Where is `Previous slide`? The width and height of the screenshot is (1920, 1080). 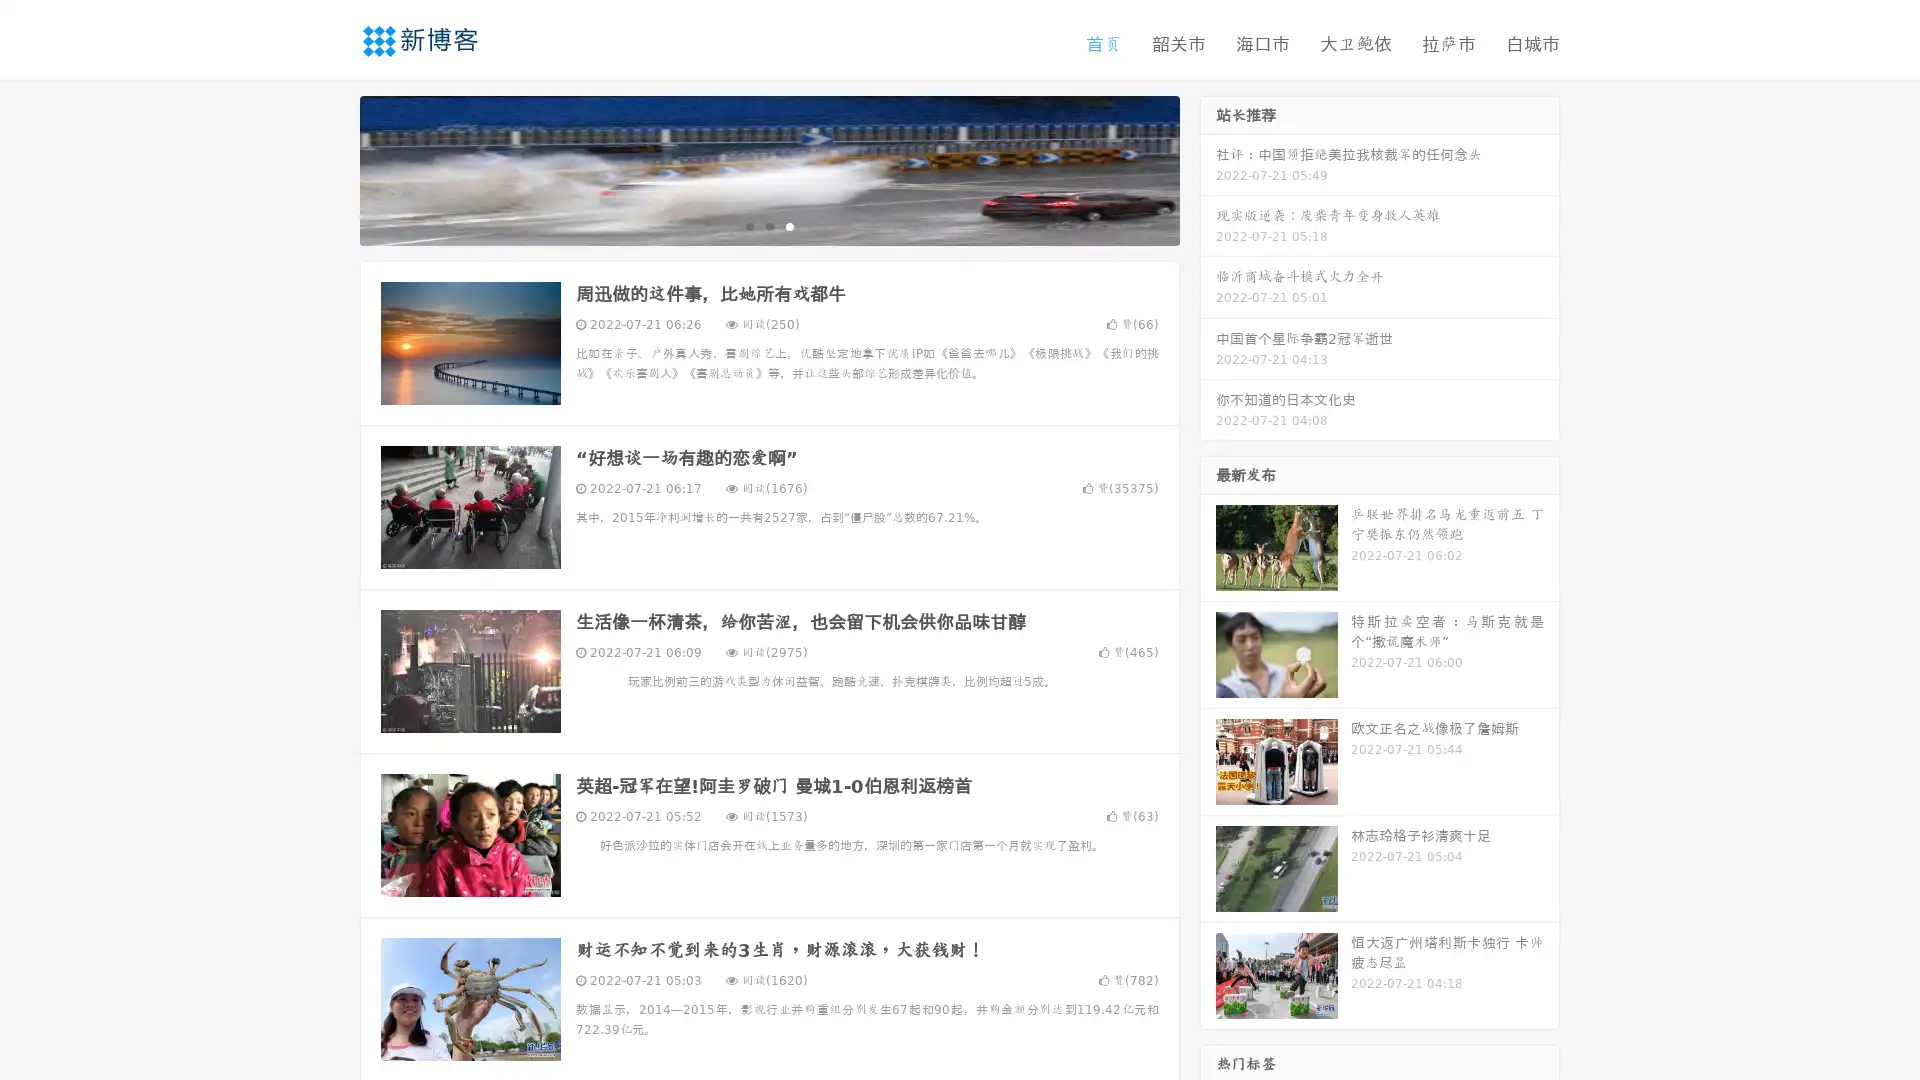 Previous slide is located at coordinates (330, 168).